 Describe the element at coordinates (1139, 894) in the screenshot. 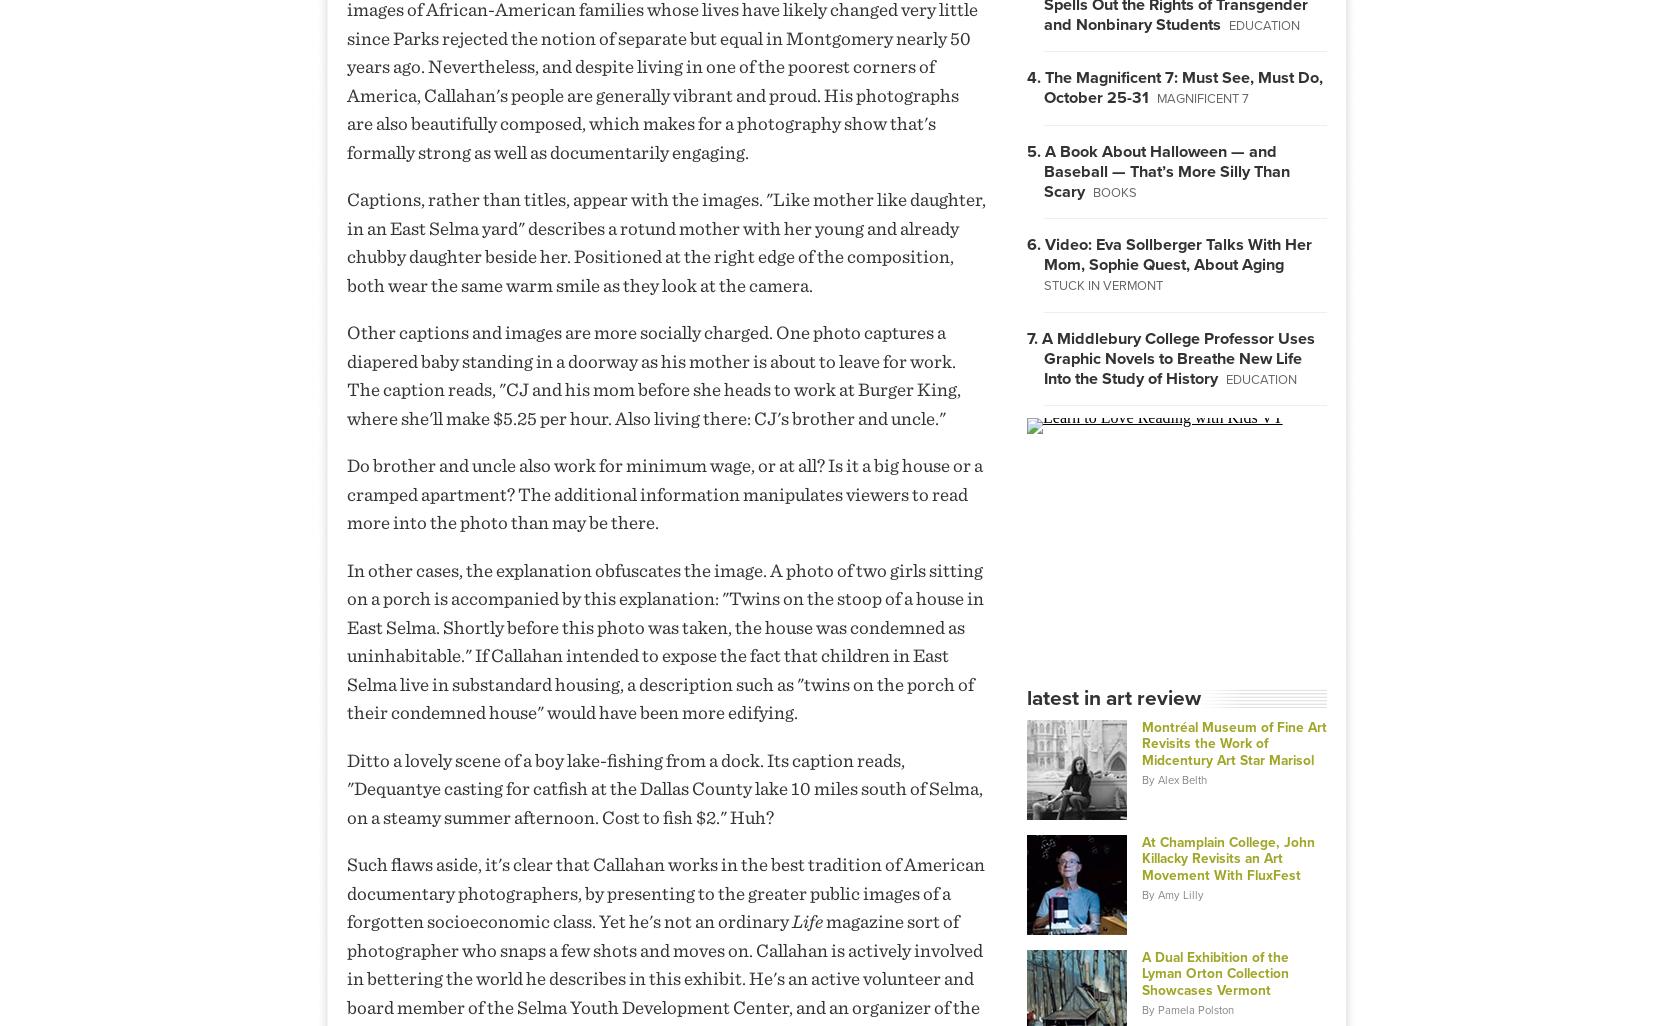

I see `'By Amy Lilly'` at that location.